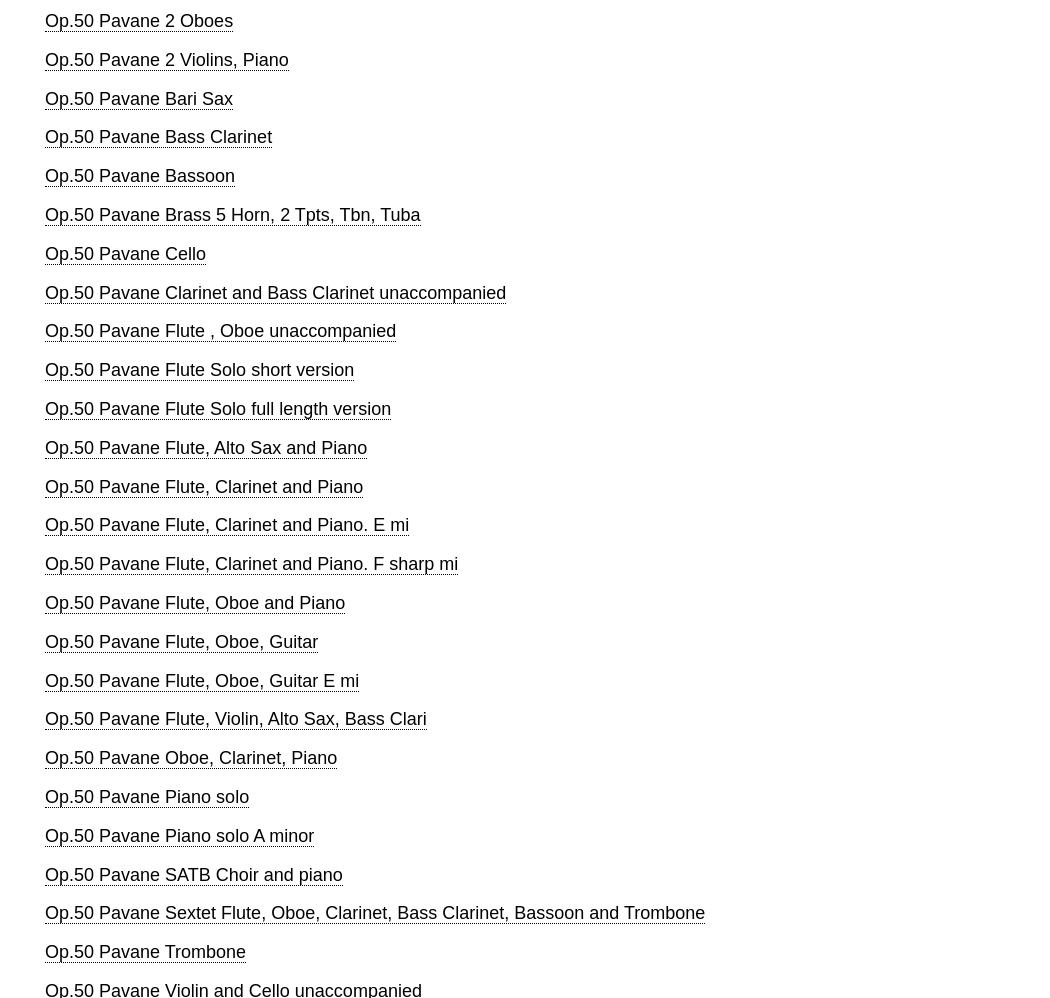 The image size is (1050, 998). I want to click on 'Op.50  Pavane  Flute, Oboe, Guitar  E mi', so click(201, 679).